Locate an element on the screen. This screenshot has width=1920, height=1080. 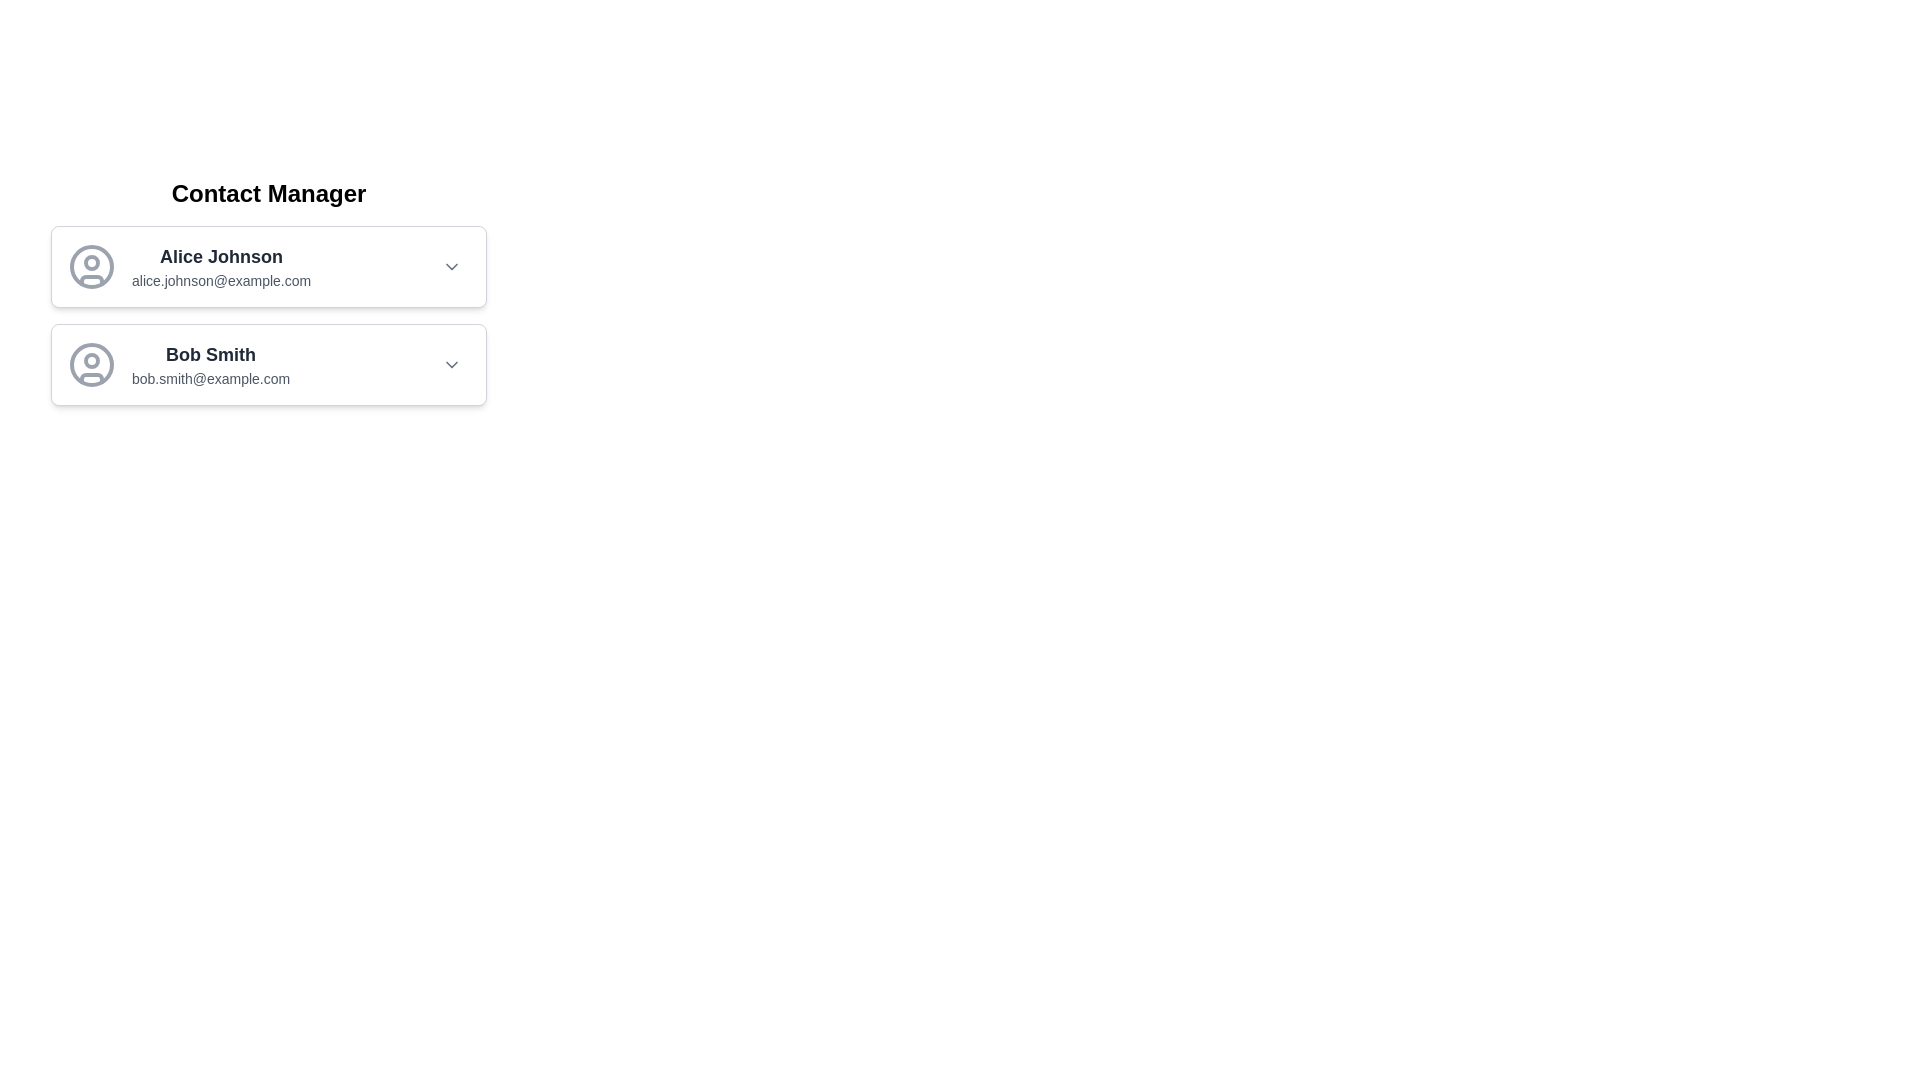
the circular outline of the user profile icon for 'Bob Smith', which is located at the beginning of the second item in the list under 'Contact Manager' is located at coordinates (90, 365).